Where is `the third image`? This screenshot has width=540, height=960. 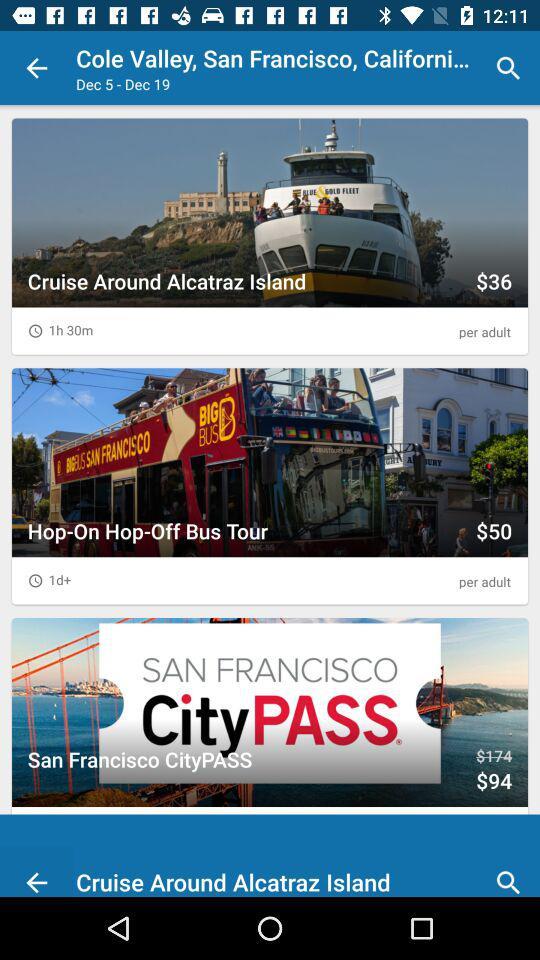 the third image is located at coordinates (270, 735).